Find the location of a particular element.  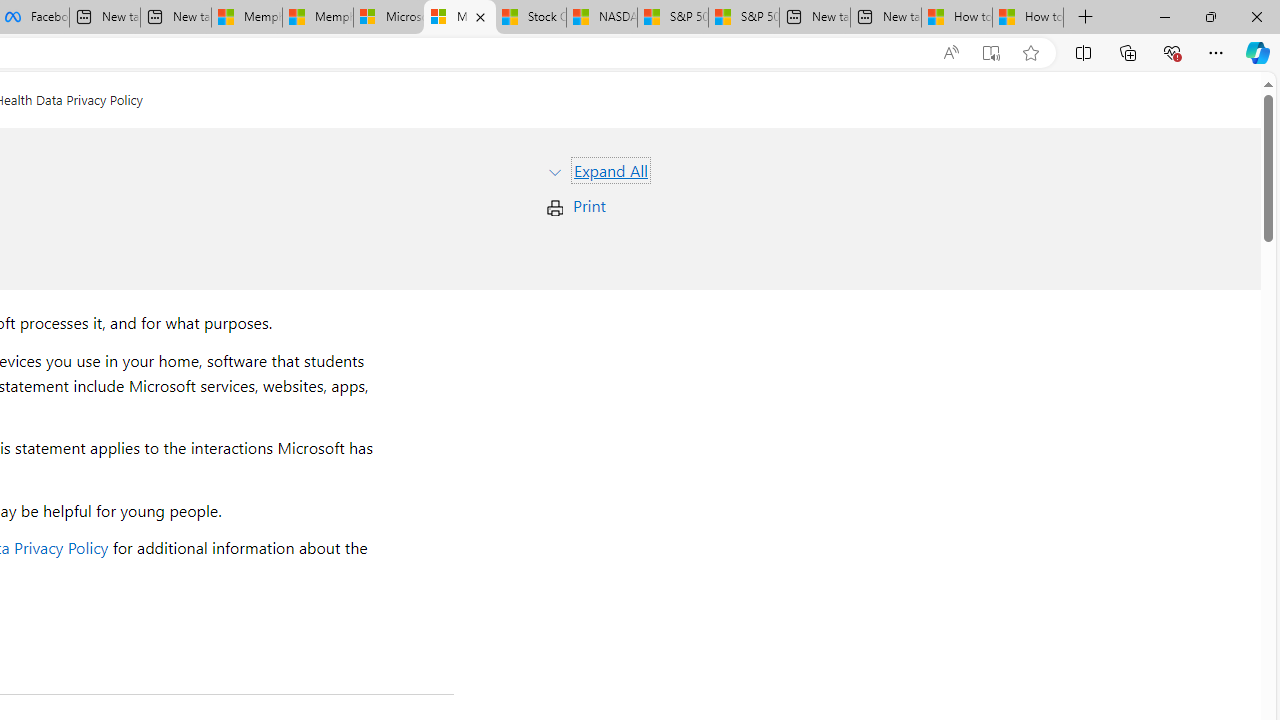

'Enter Immersive Reader (F9)' is located at coordinates (991, 52).